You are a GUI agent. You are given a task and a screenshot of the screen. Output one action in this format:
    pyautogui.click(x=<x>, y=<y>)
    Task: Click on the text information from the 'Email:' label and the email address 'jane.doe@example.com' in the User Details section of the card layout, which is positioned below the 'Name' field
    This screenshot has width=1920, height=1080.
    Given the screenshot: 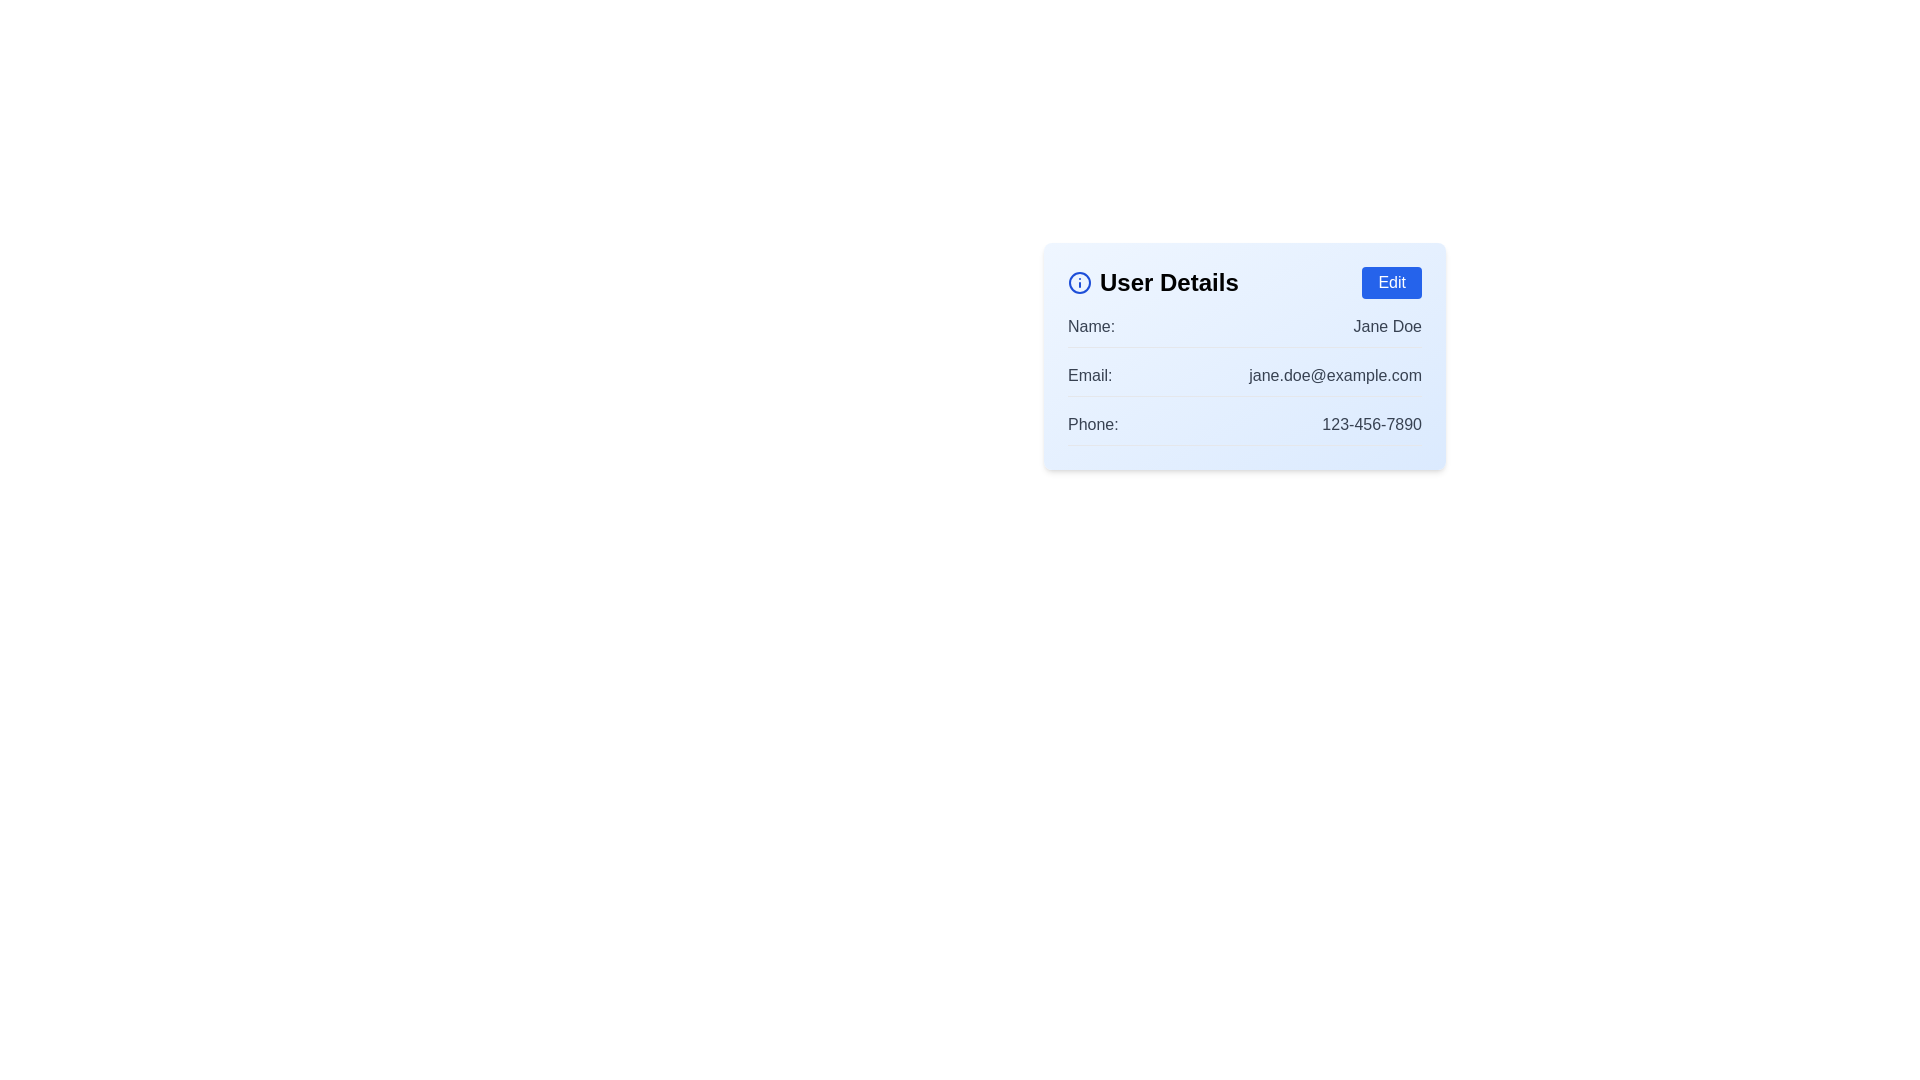 What is the action you would take?
    pyautogui.click(x=1243, y=380)
    